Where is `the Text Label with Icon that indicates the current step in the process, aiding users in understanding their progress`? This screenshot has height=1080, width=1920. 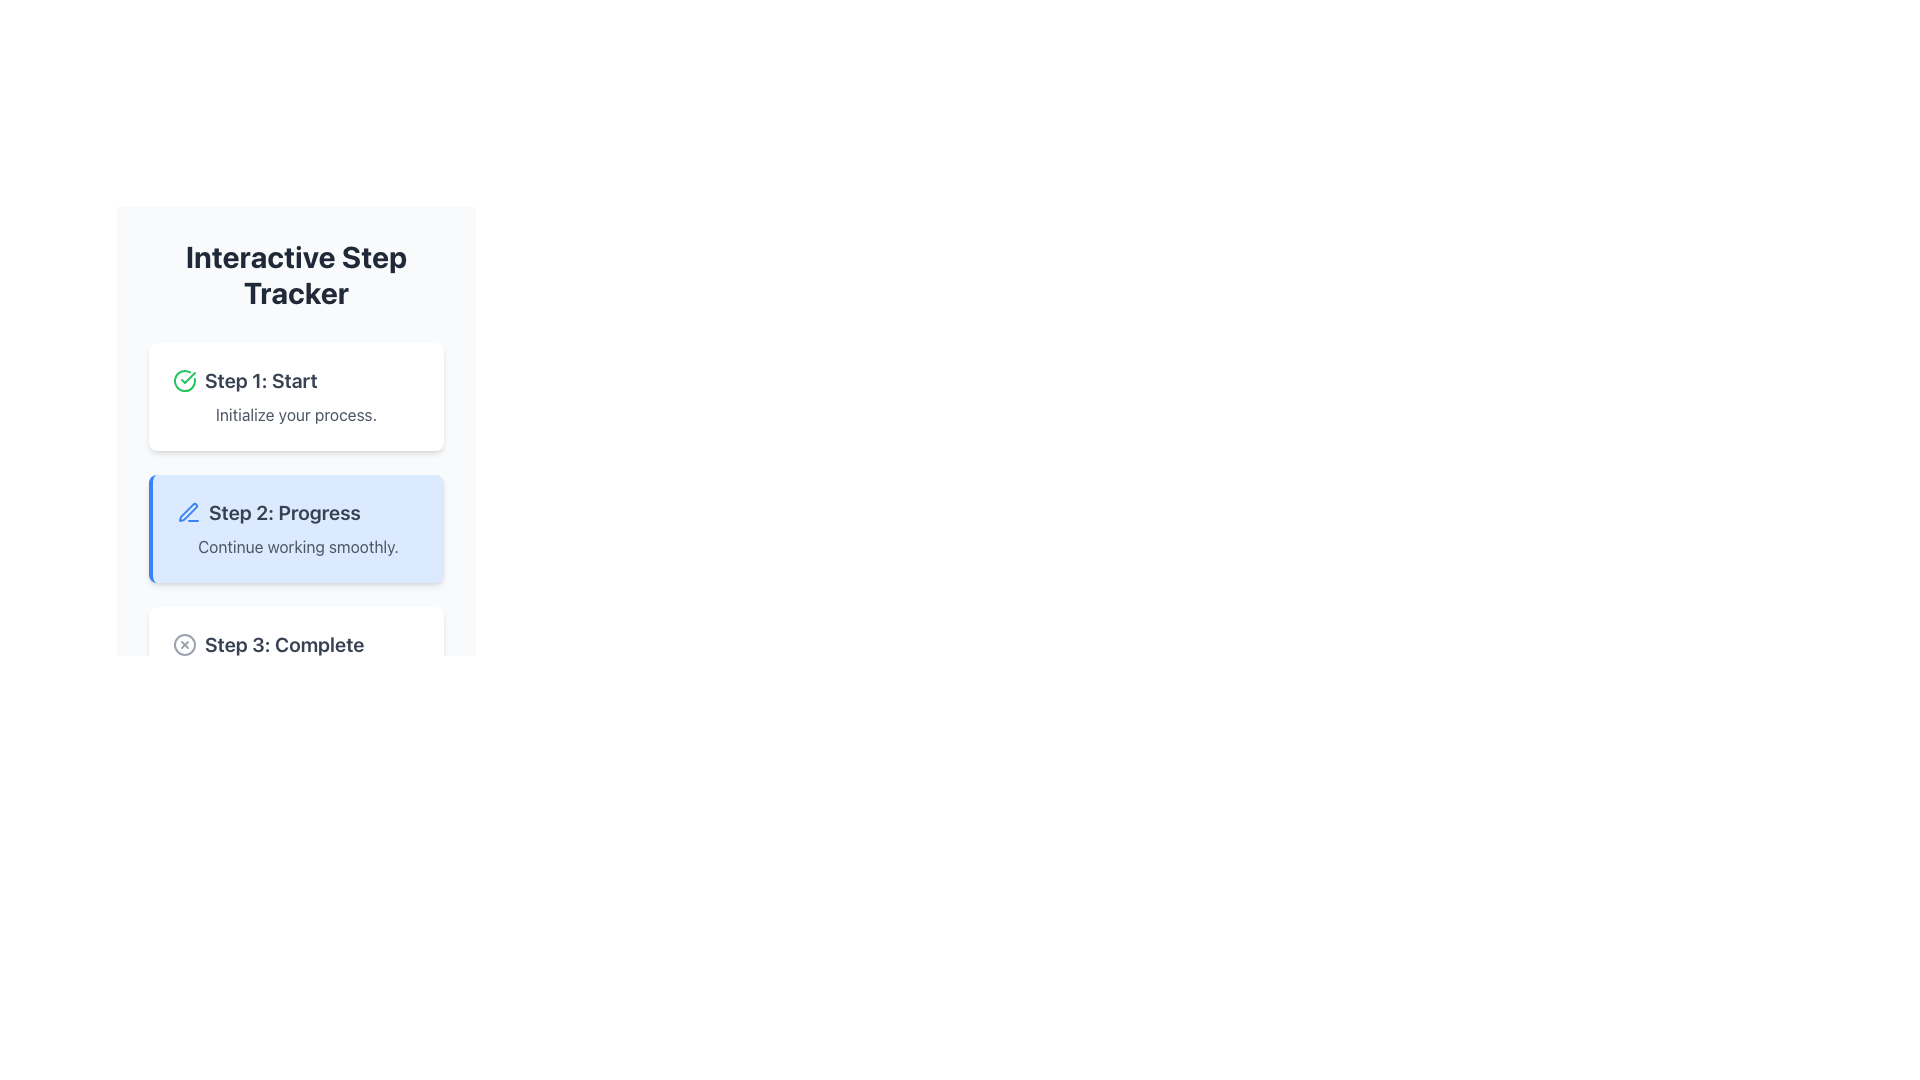
the Text Label with Icon that indicates the current step in the process, aiding users in understanding their progress is located at coordinates (297, 512).